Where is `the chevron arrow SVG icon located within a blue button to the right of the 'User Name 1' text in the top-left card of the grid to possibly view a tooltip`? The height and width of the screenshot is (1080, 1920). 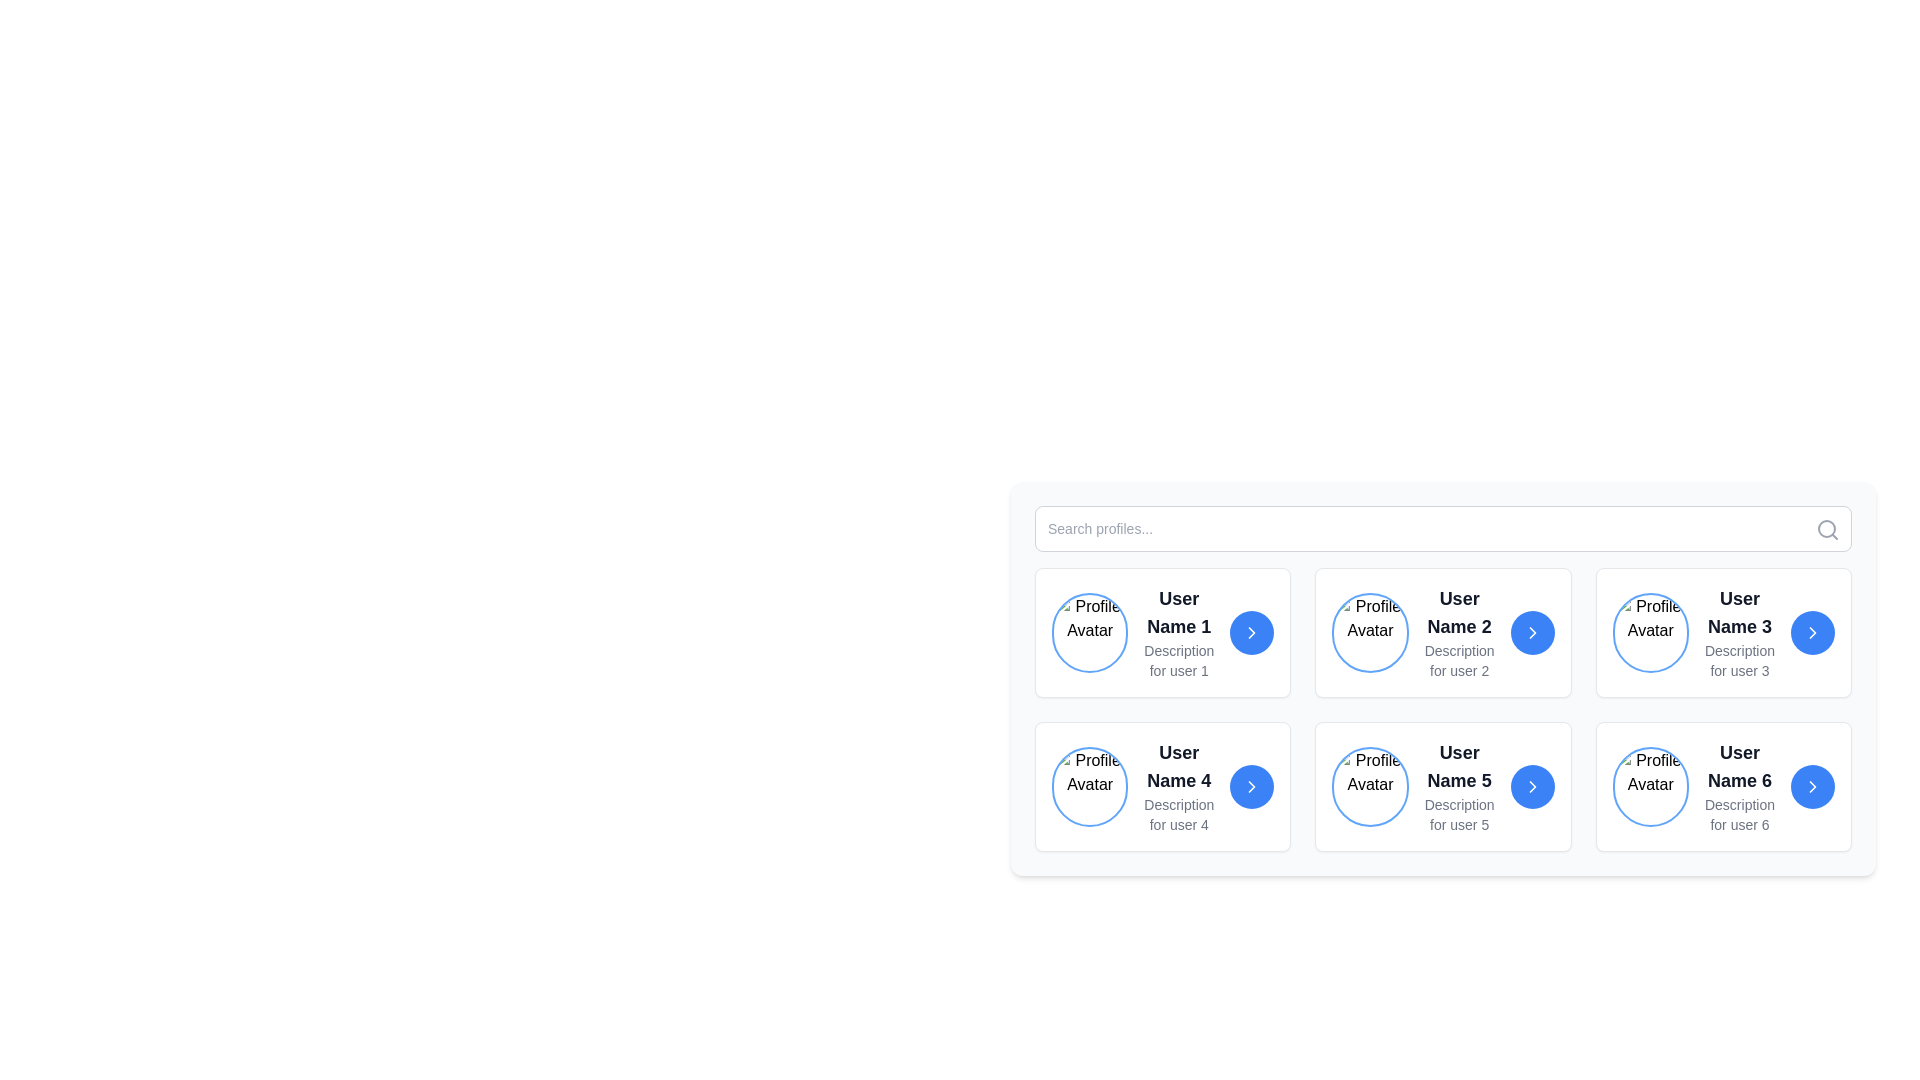
the chevron arrow SVG icon located within a blue button to the right of the 'User Name 1' text in the top-left card of the grid to possibly view a tooltip is located at coordinates (1251, 632).